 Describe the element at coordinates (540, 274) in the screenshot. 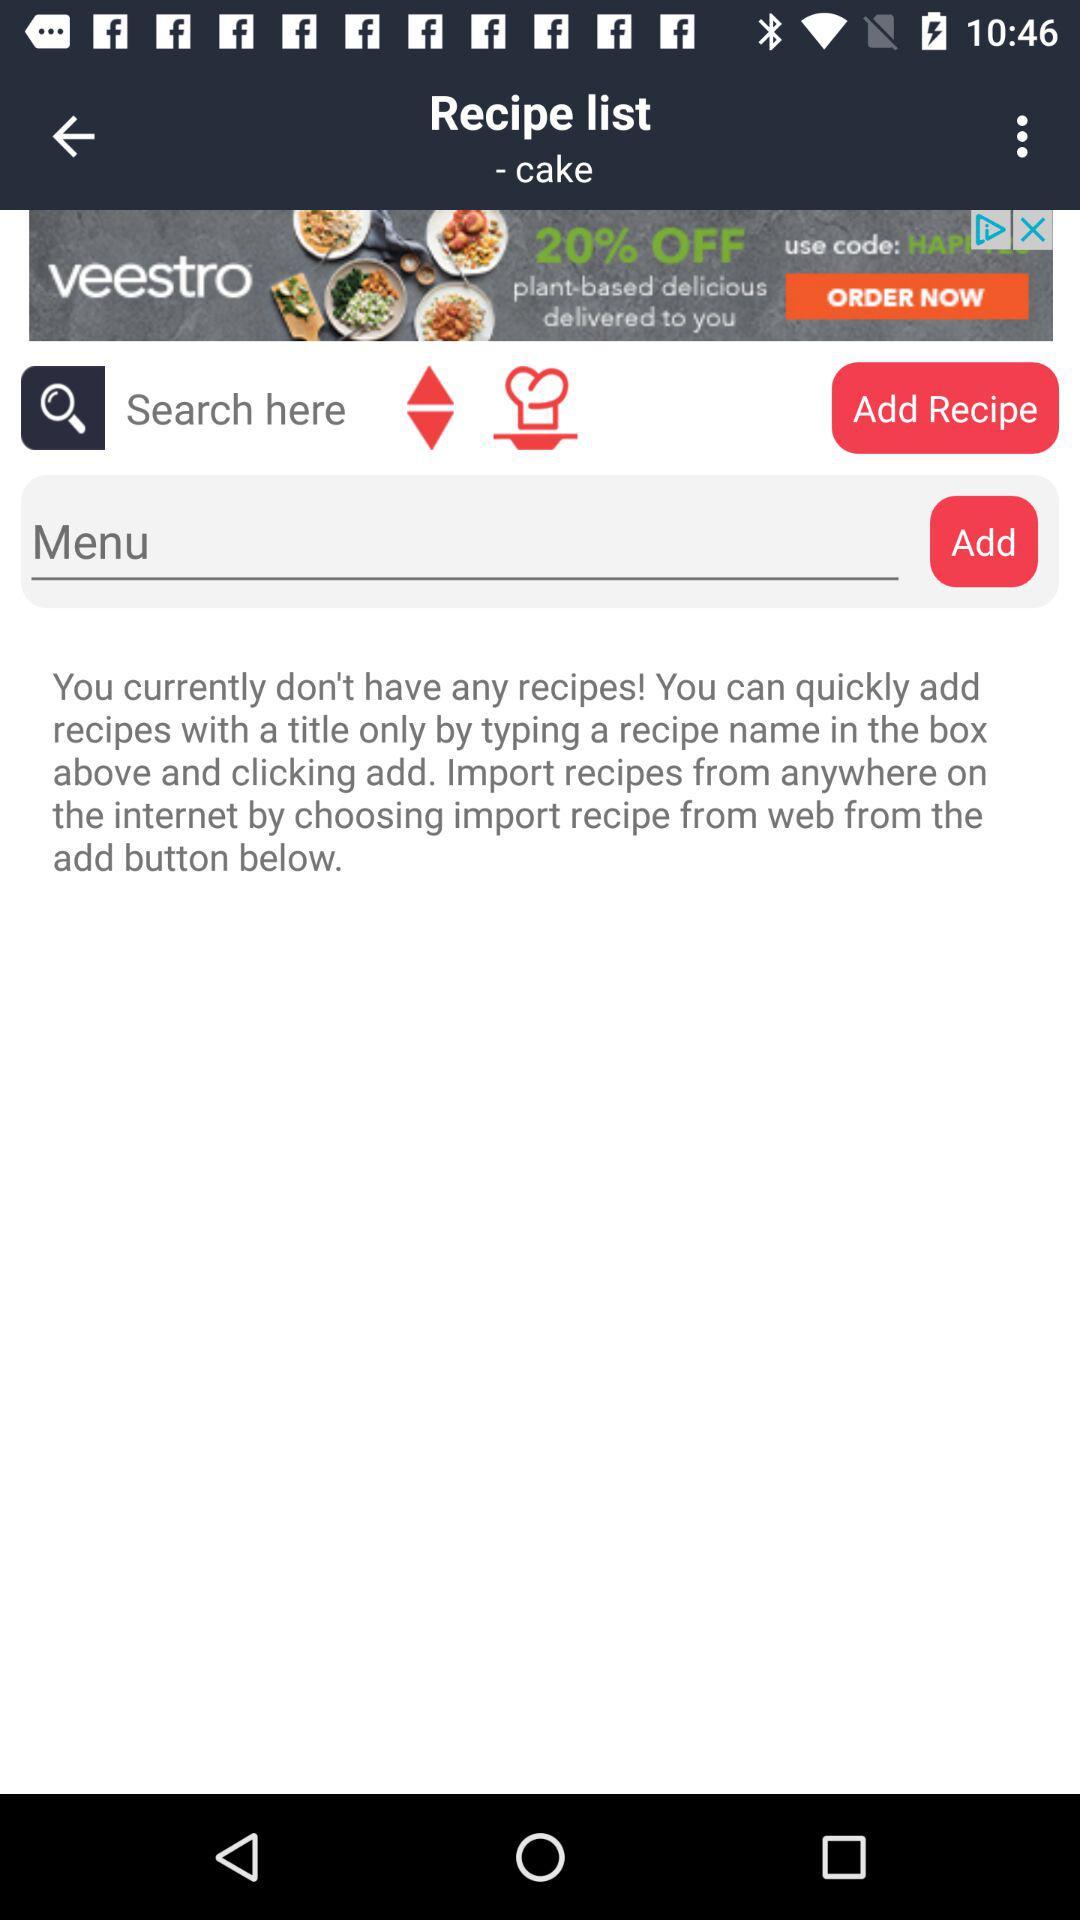

I see `advertisement` at that location.